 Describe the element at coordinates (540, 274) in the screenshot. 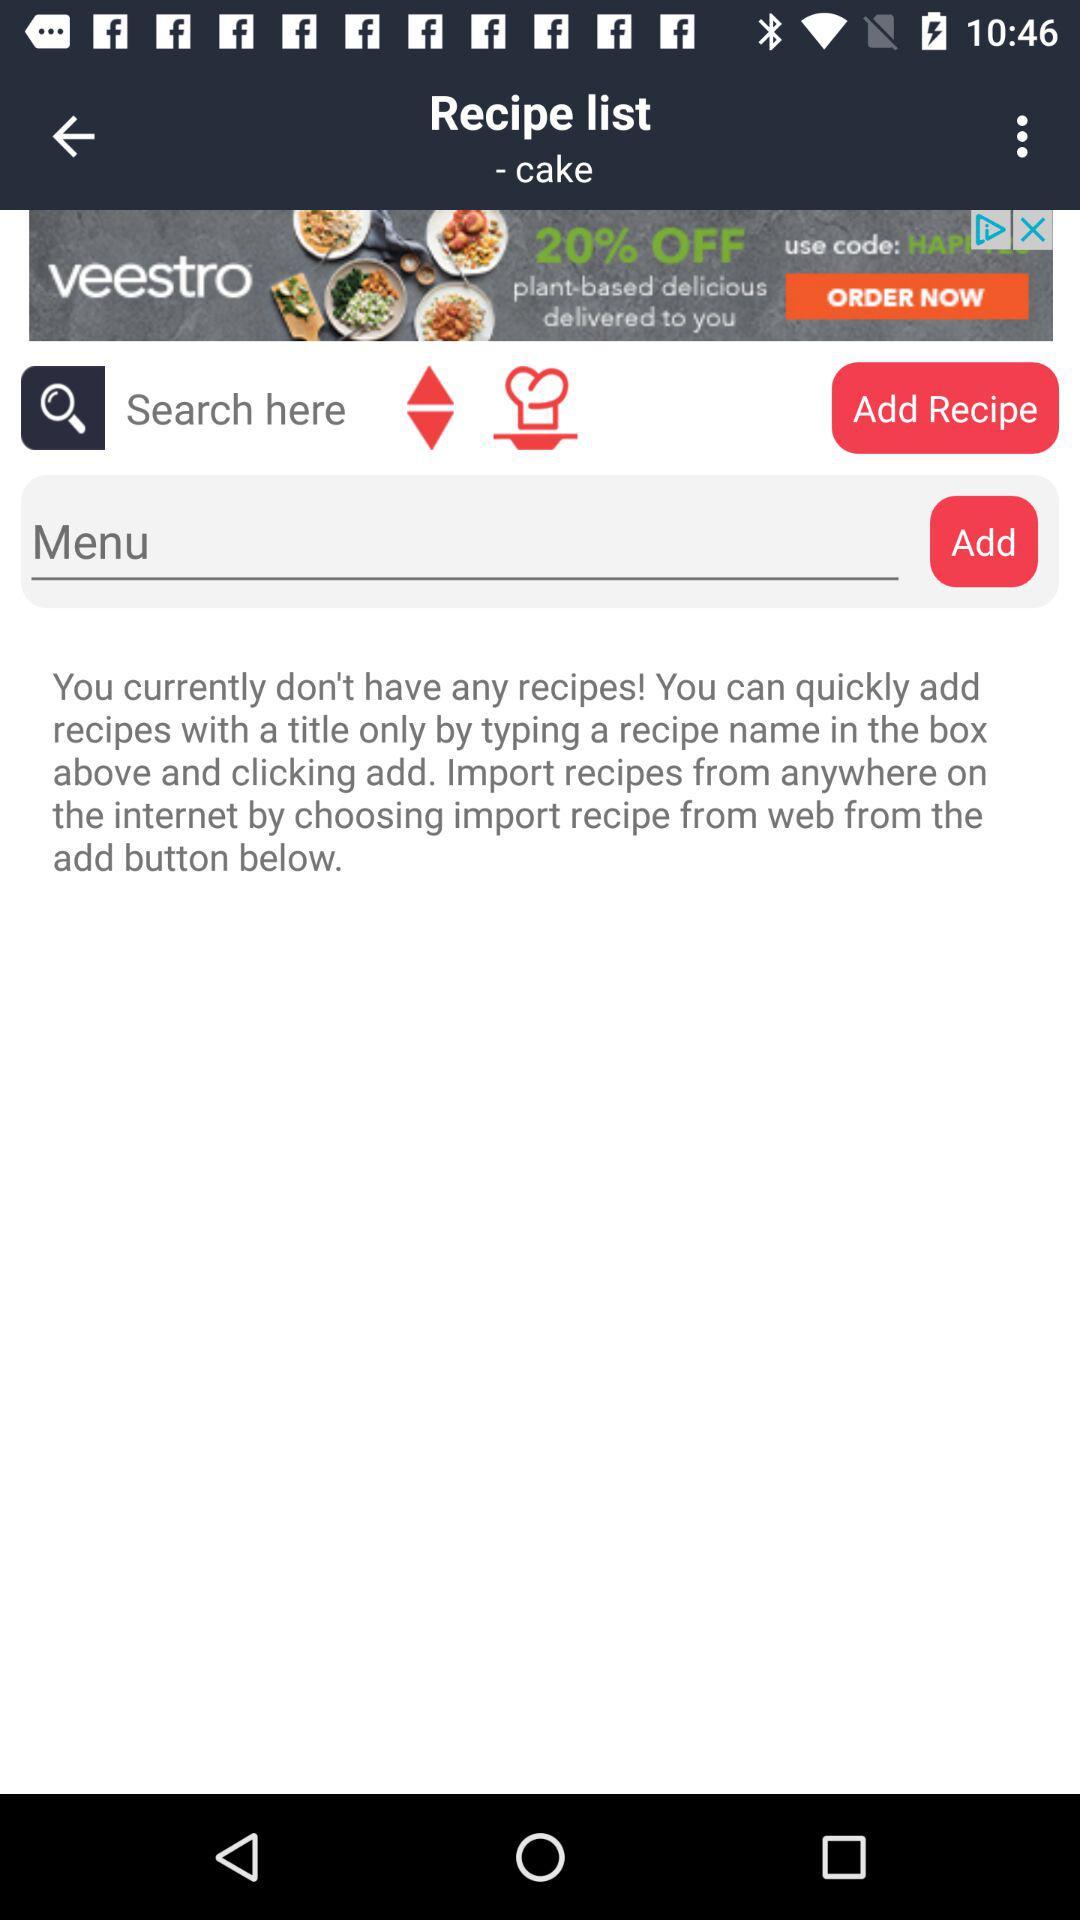

I see `advertisement` at that location.